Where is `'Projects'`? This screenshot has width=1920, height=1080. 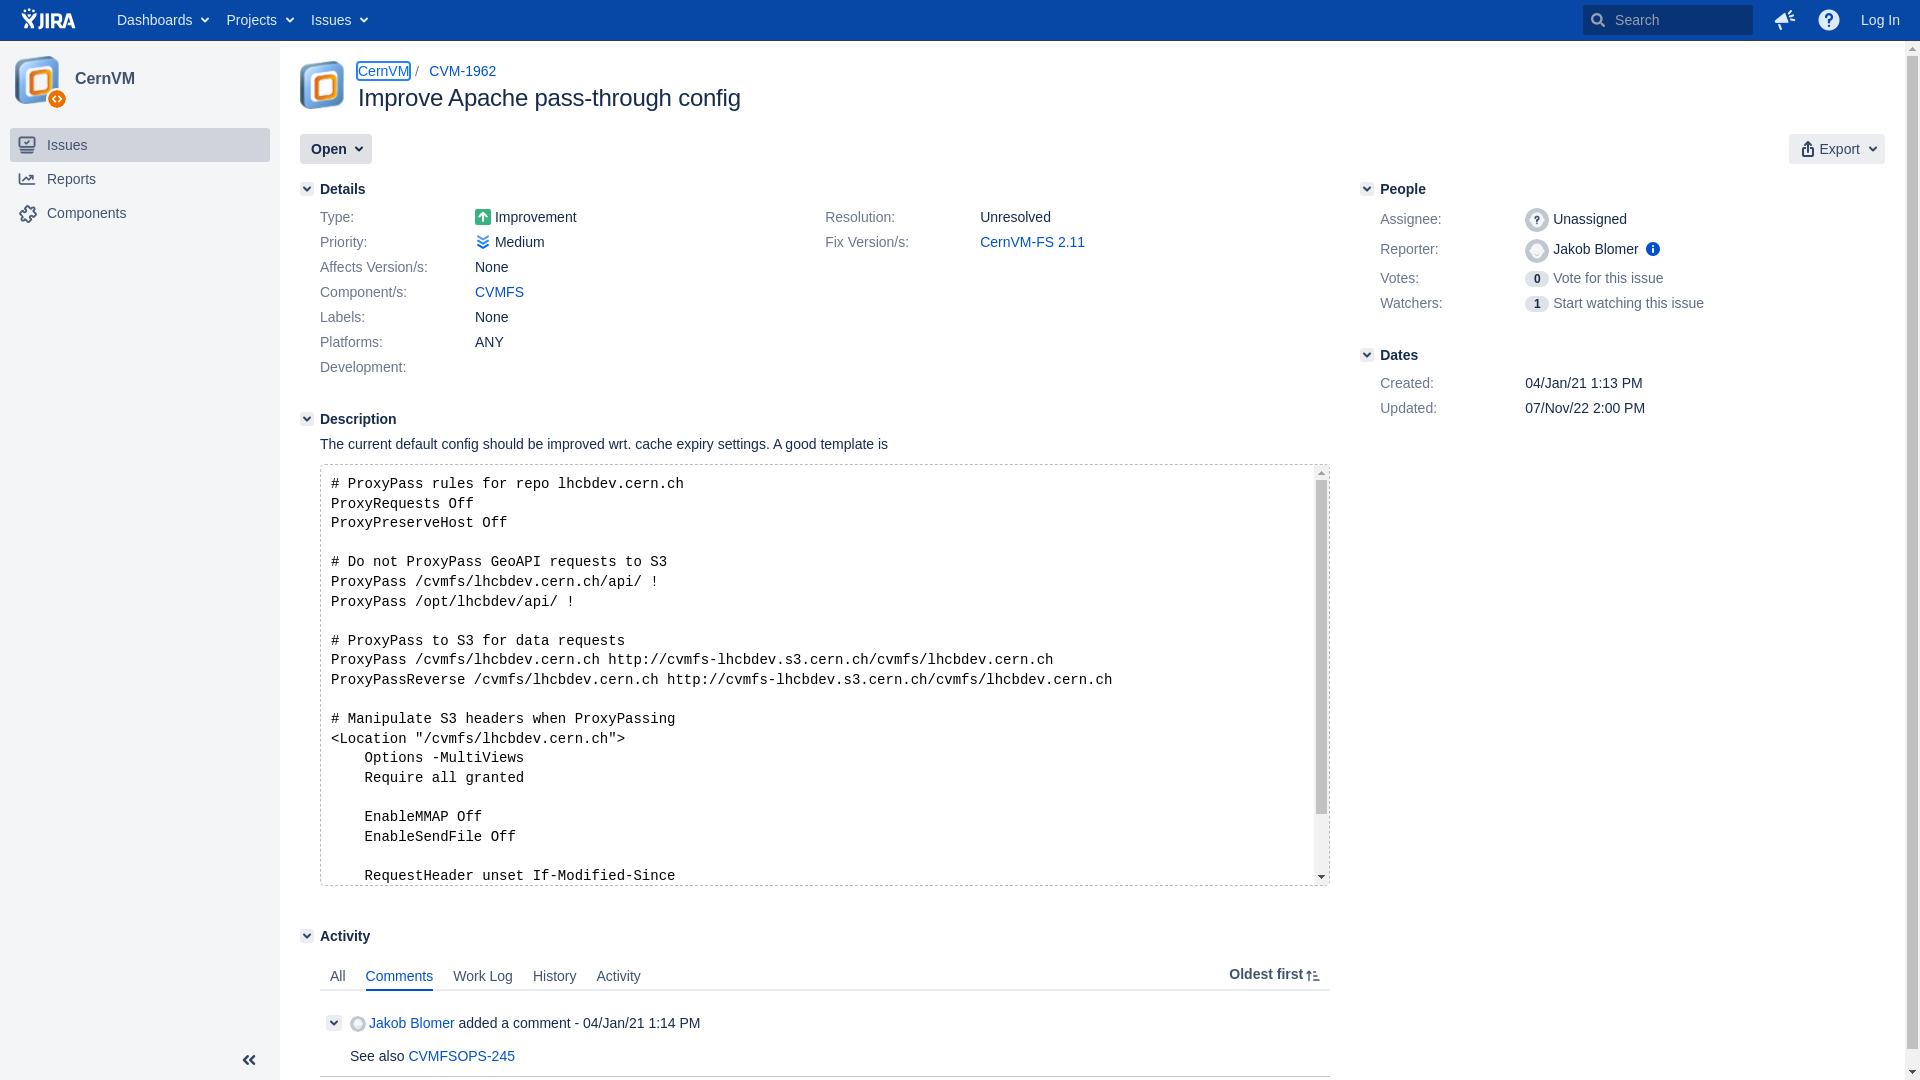 'Projects' is located at coordinates (257, 19).